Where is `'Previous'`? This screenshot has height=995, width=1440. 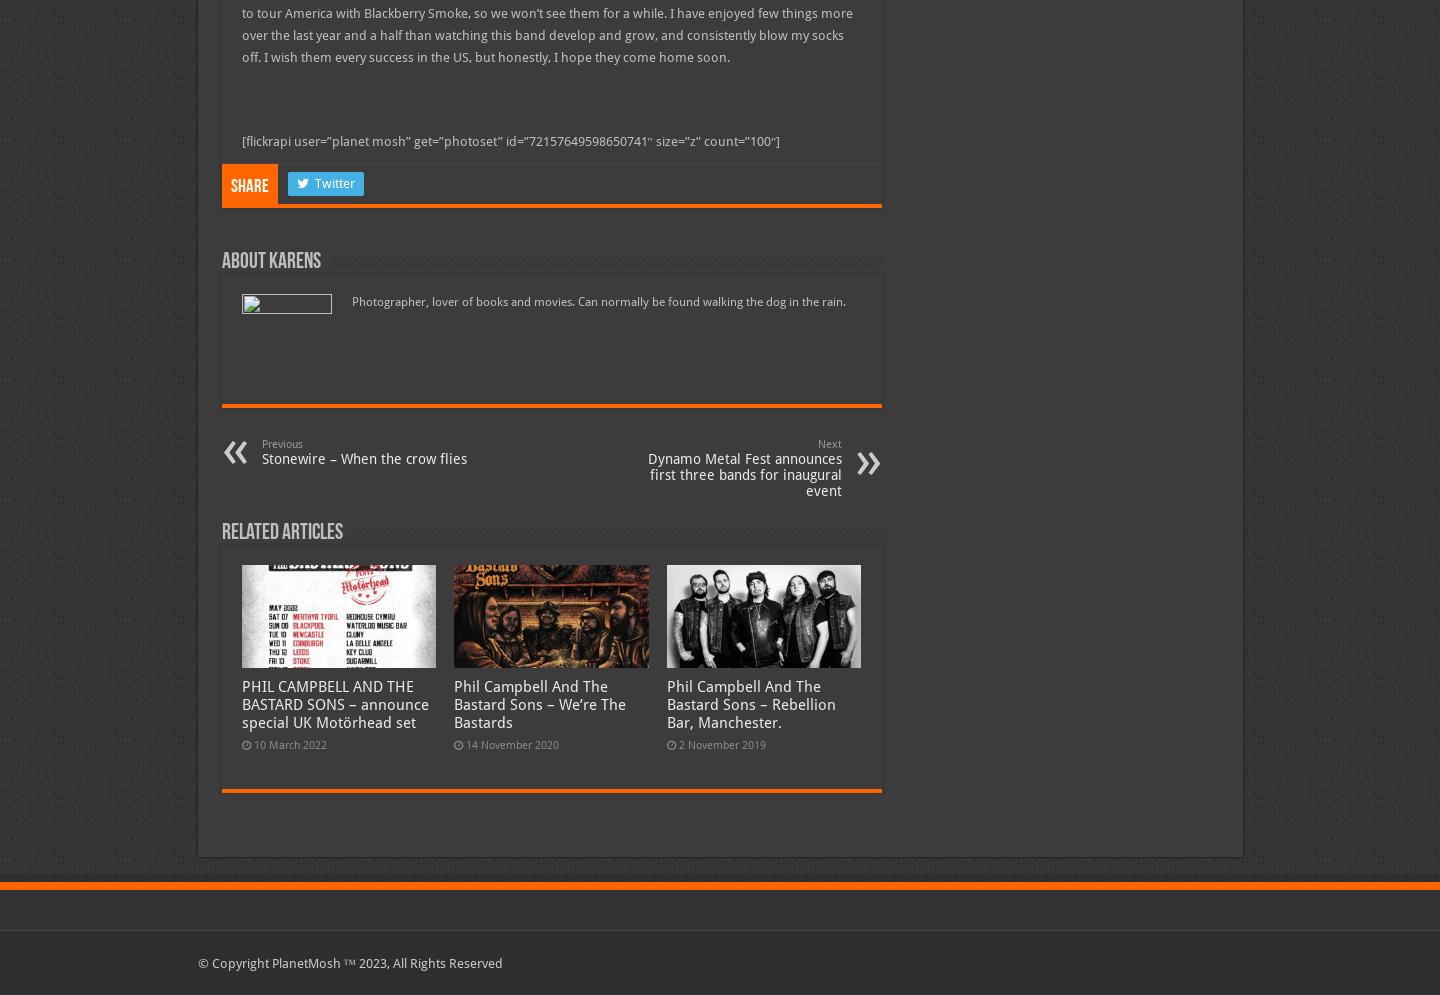
'Previous' is located at coordinates (280, 443).